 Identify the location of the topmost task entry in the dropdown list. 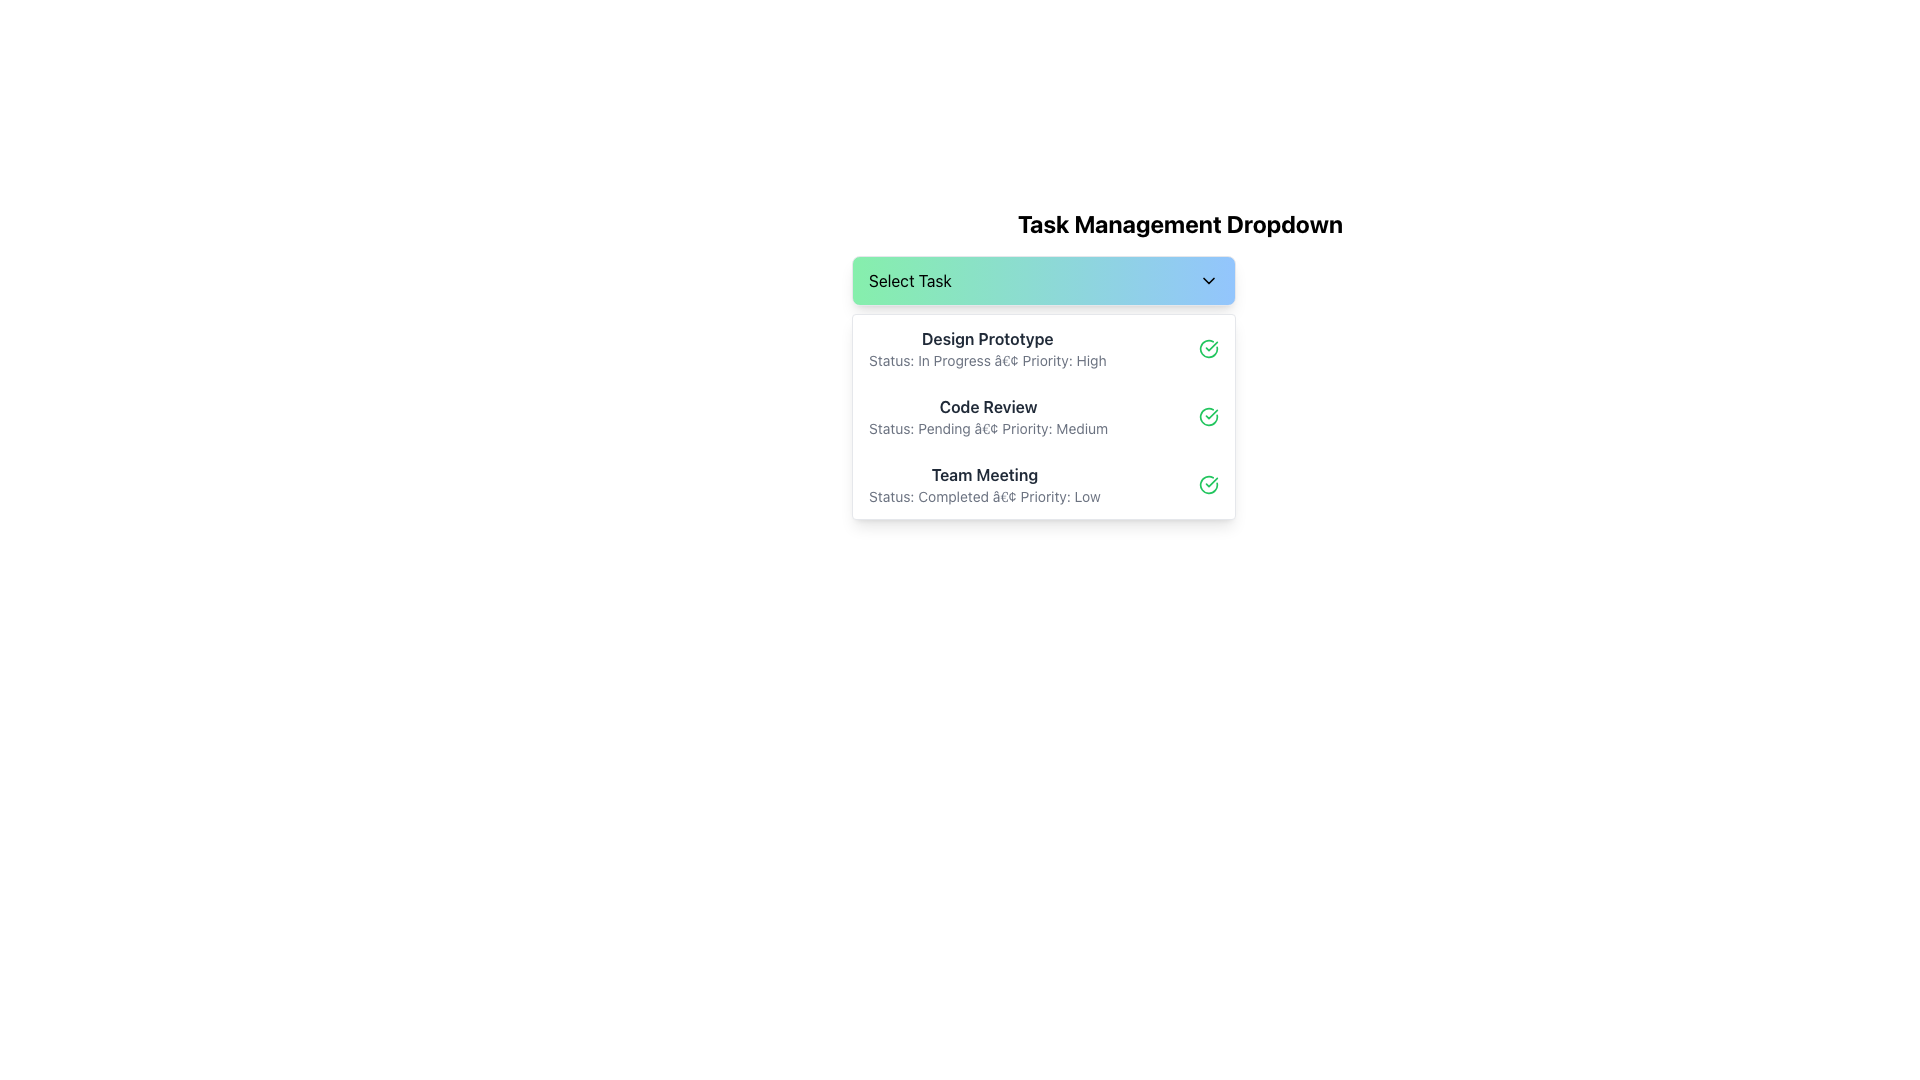
(987, 347).